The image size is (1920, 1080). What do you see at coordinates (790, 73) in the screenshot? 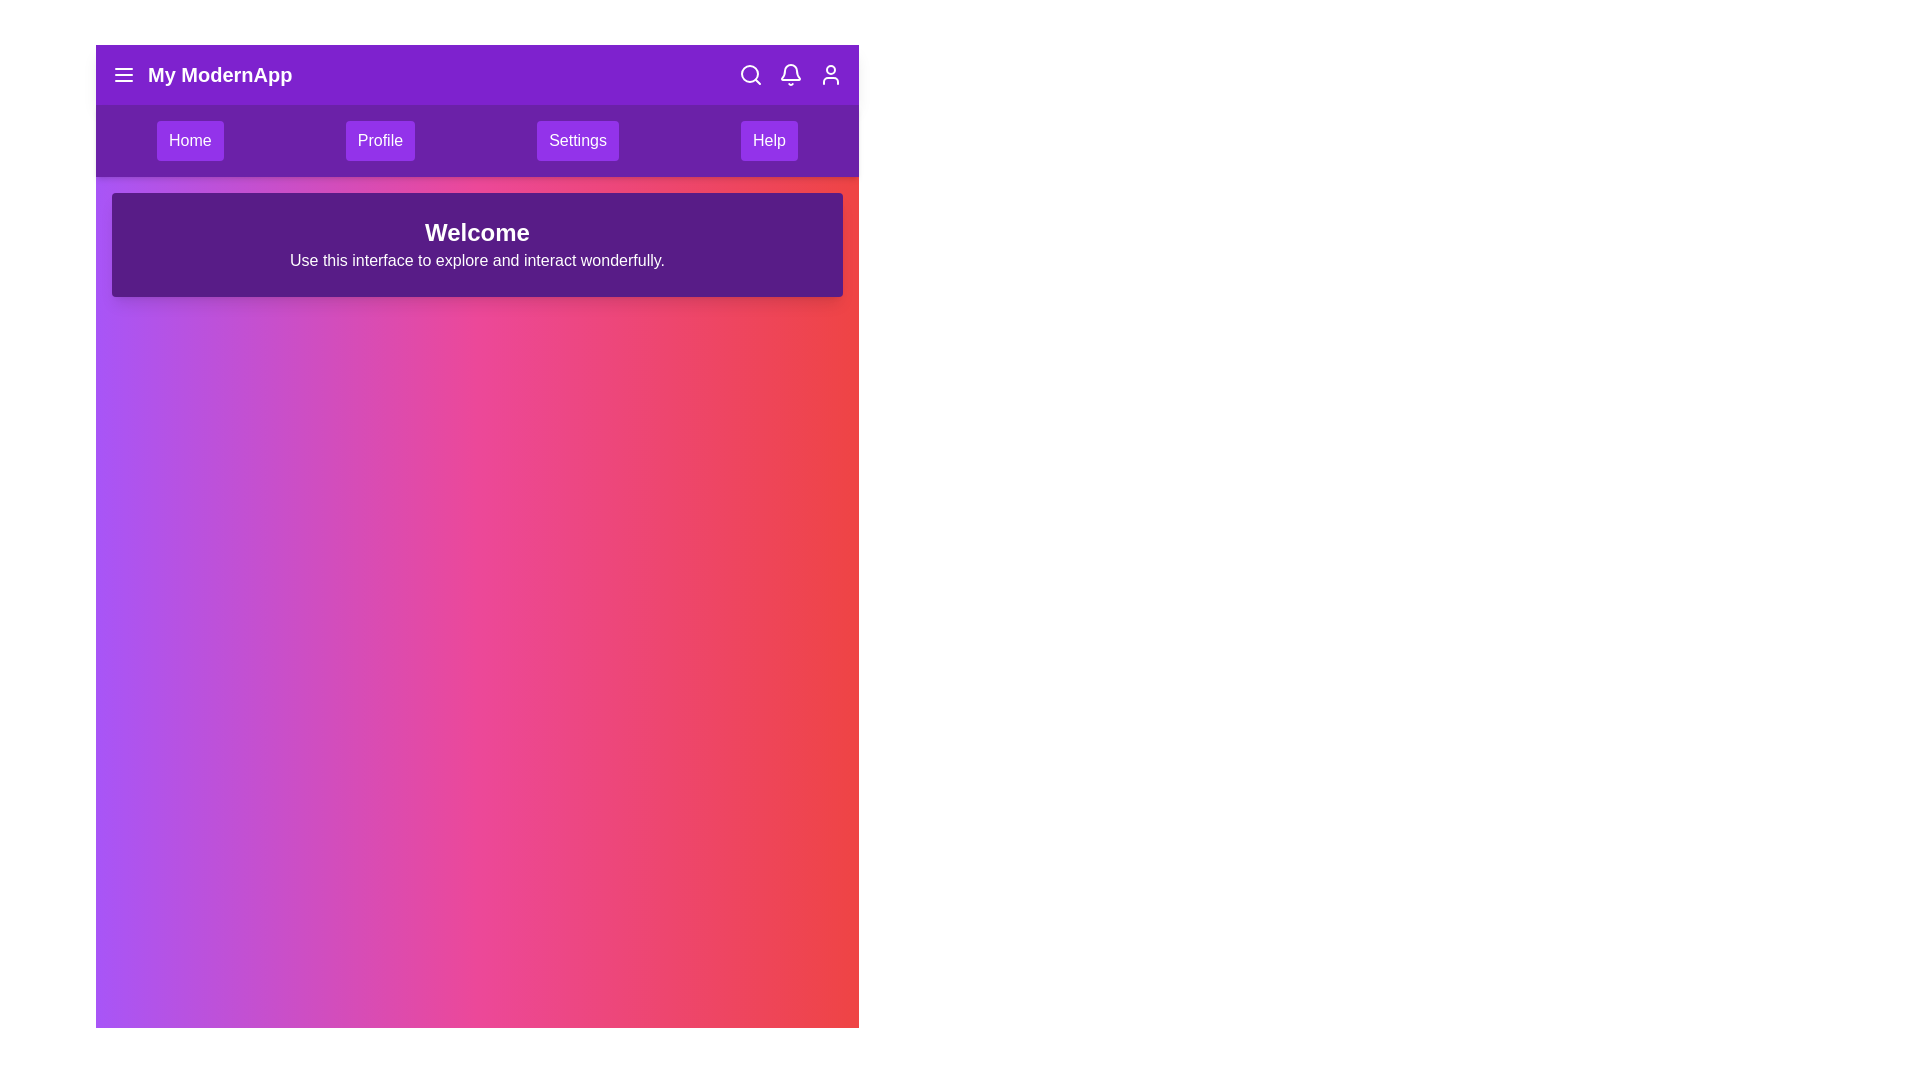
I see `the notification icon in the app bar` at bounding box center [790, 73].